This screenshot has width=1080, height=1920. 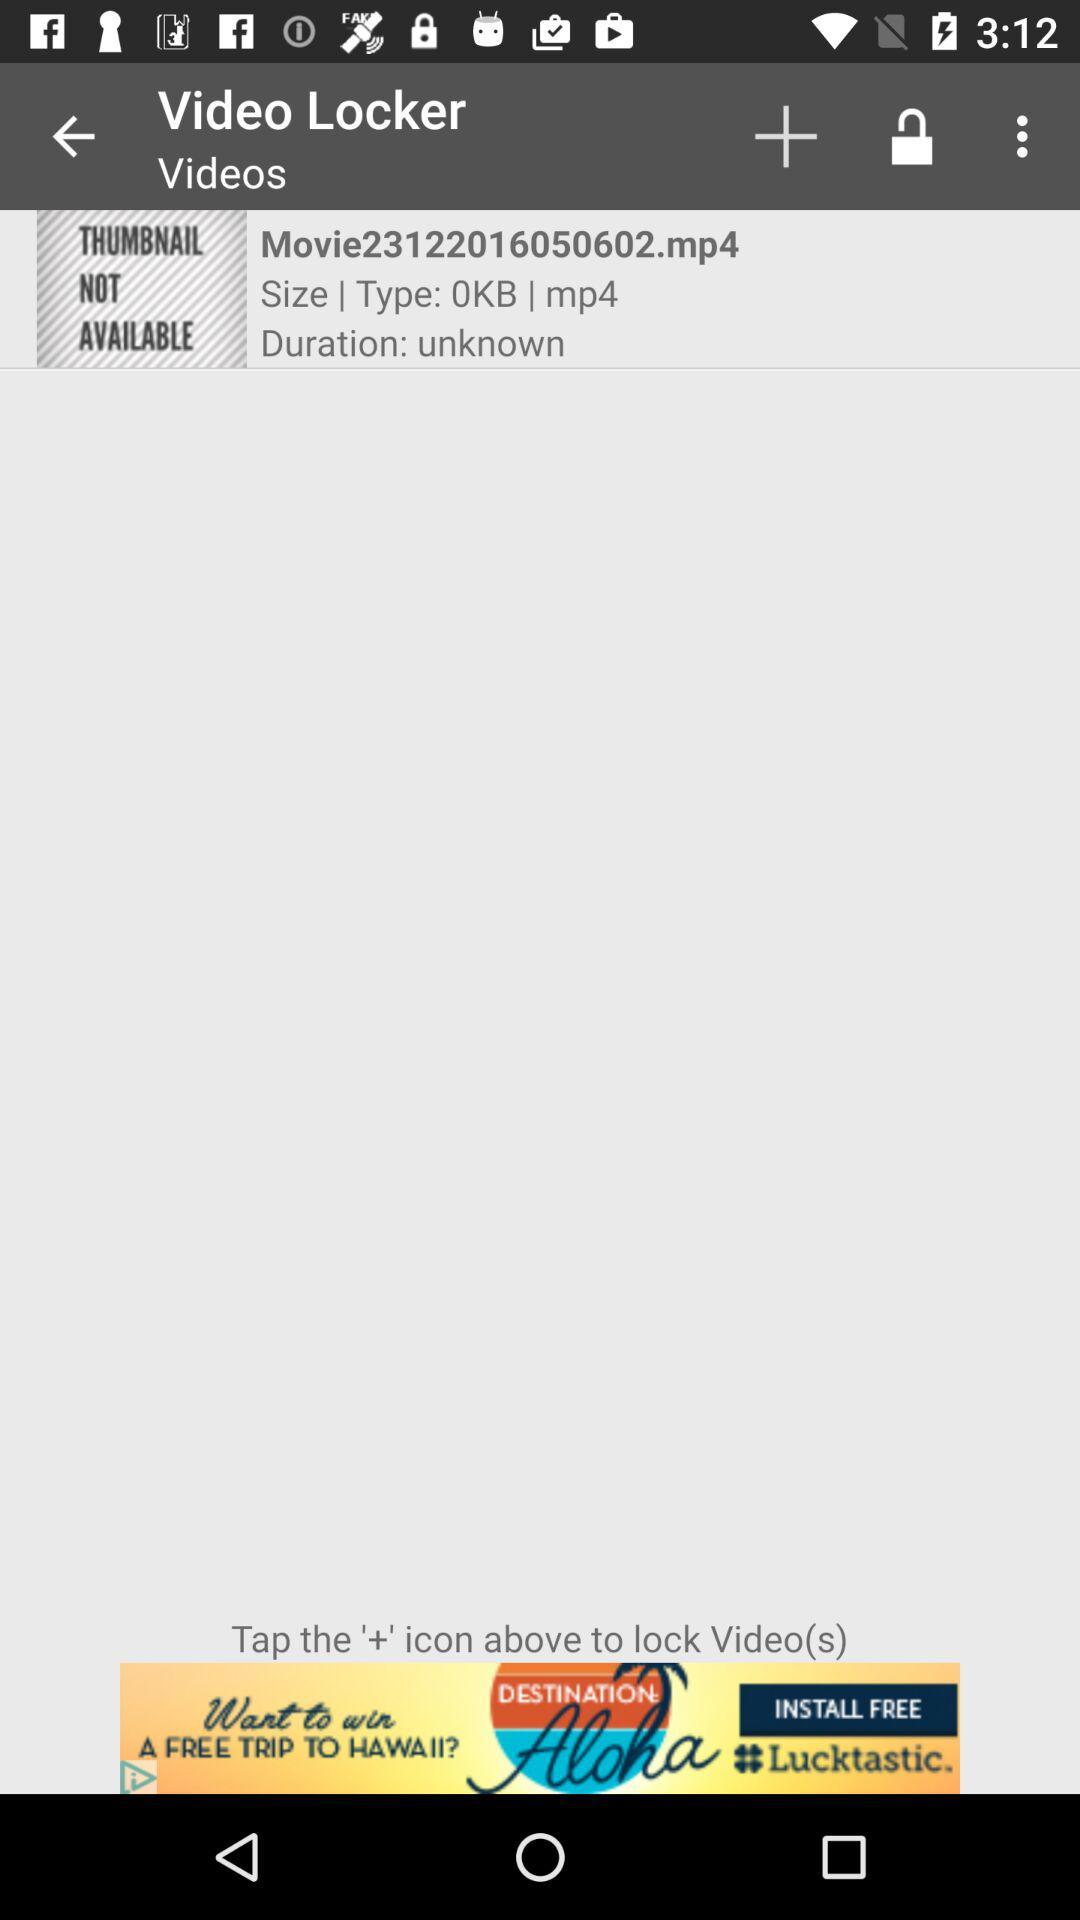 I want to click on duration: unknown item, so click(x=411, y=341).